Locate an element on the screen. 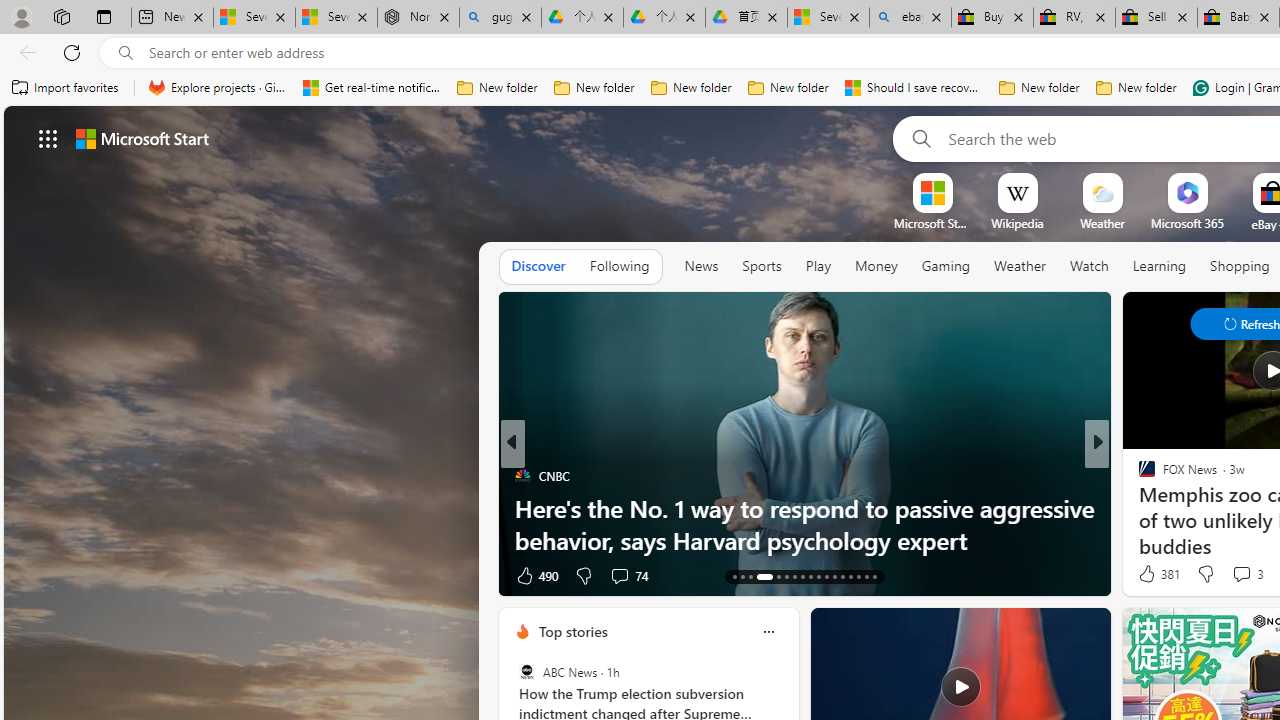 The image size is (1280, 720). 'Top stories' is located at coordinates (571, 631).